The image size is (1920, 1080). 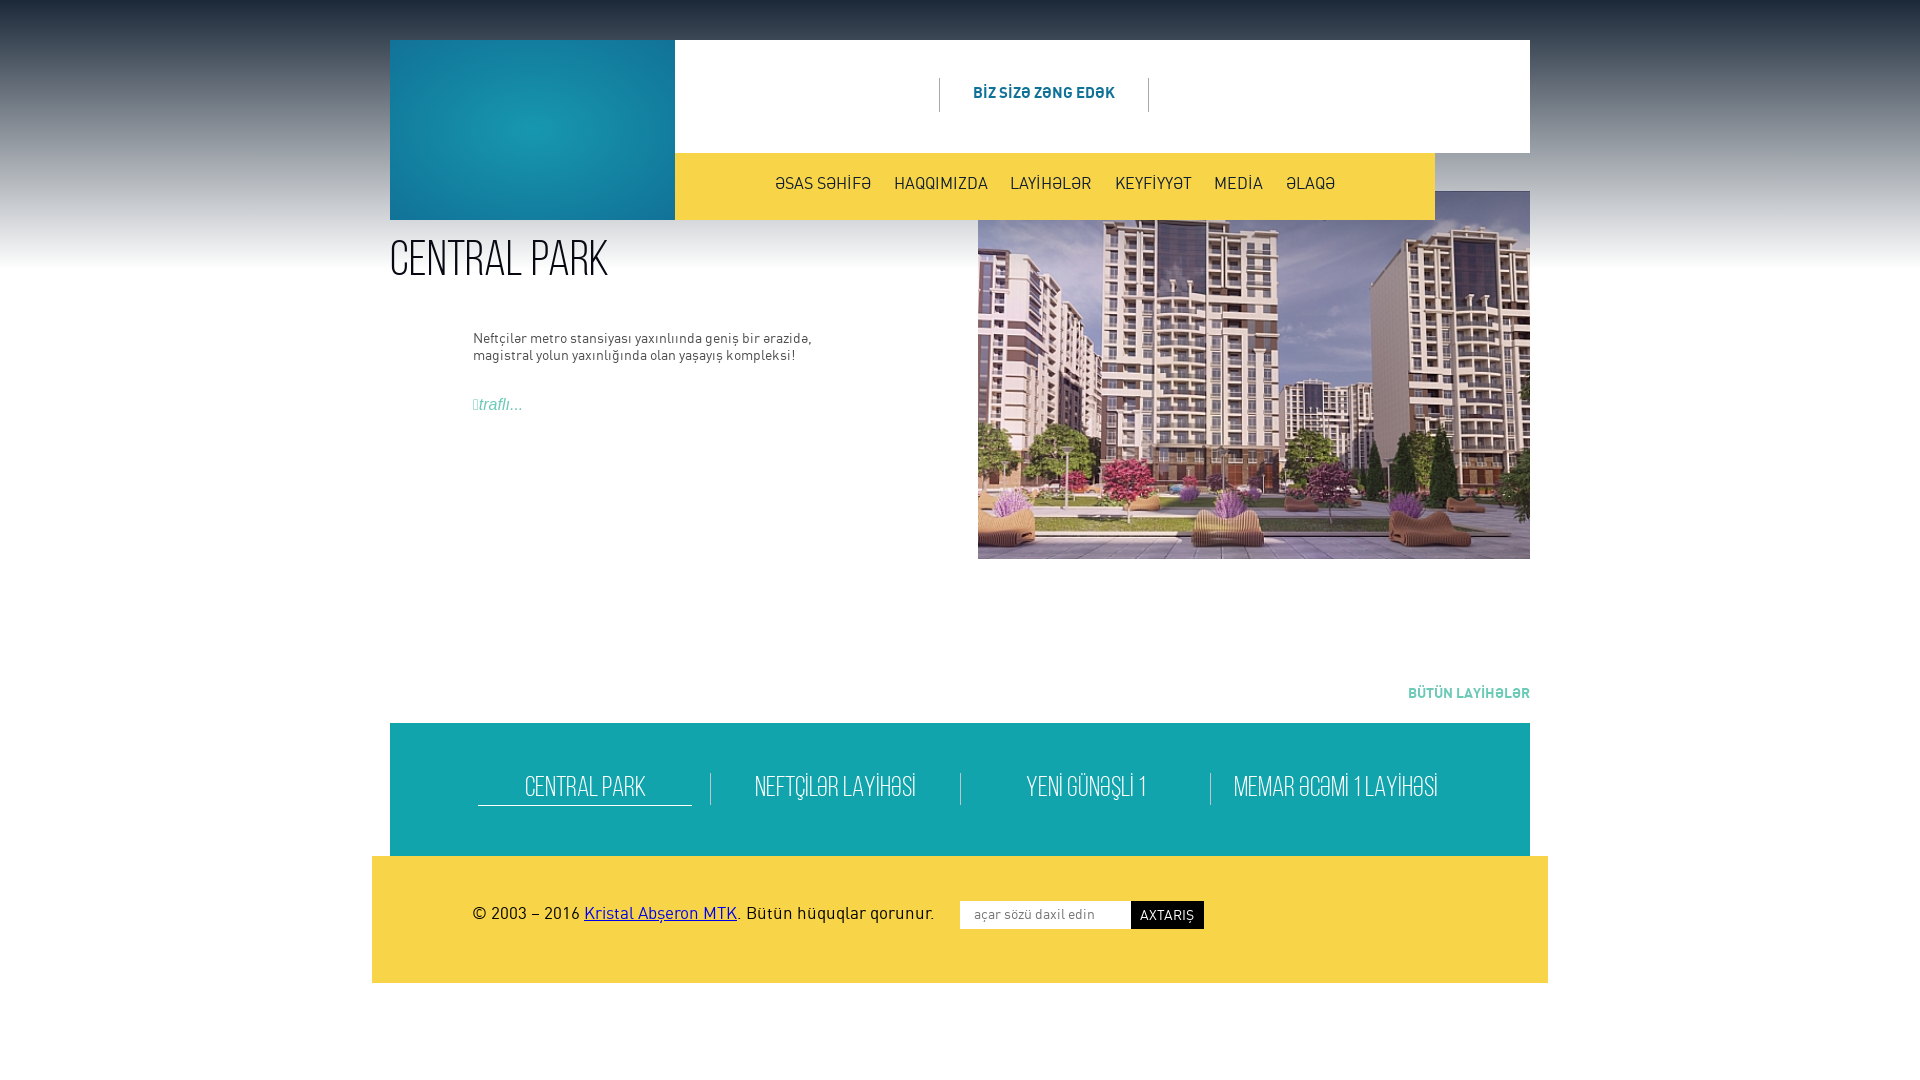 I want to click on 'HAQQIMIZDA', so click(x=939, y=185).